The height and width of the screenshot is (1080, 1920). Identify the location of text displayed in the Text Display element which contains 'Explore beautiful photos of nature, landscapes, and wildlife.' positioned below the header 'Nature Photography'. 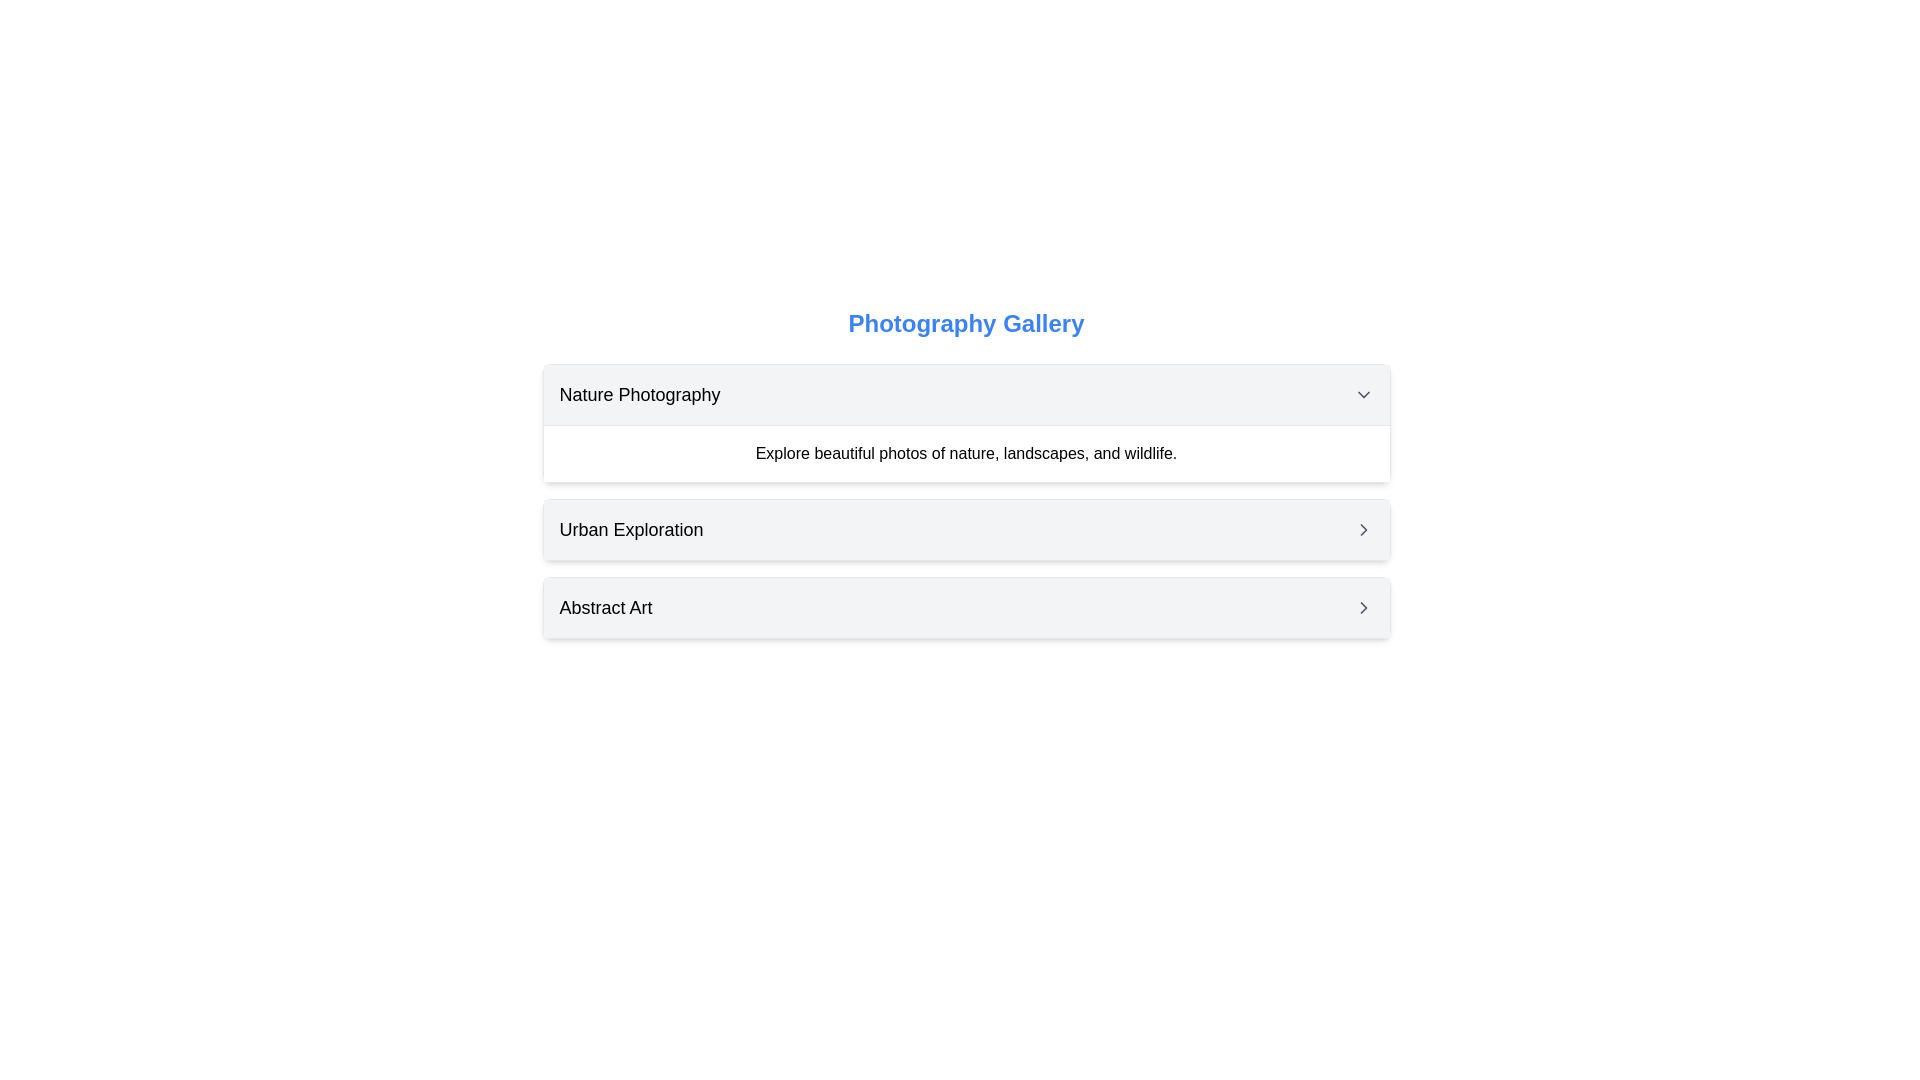
(966, 453).